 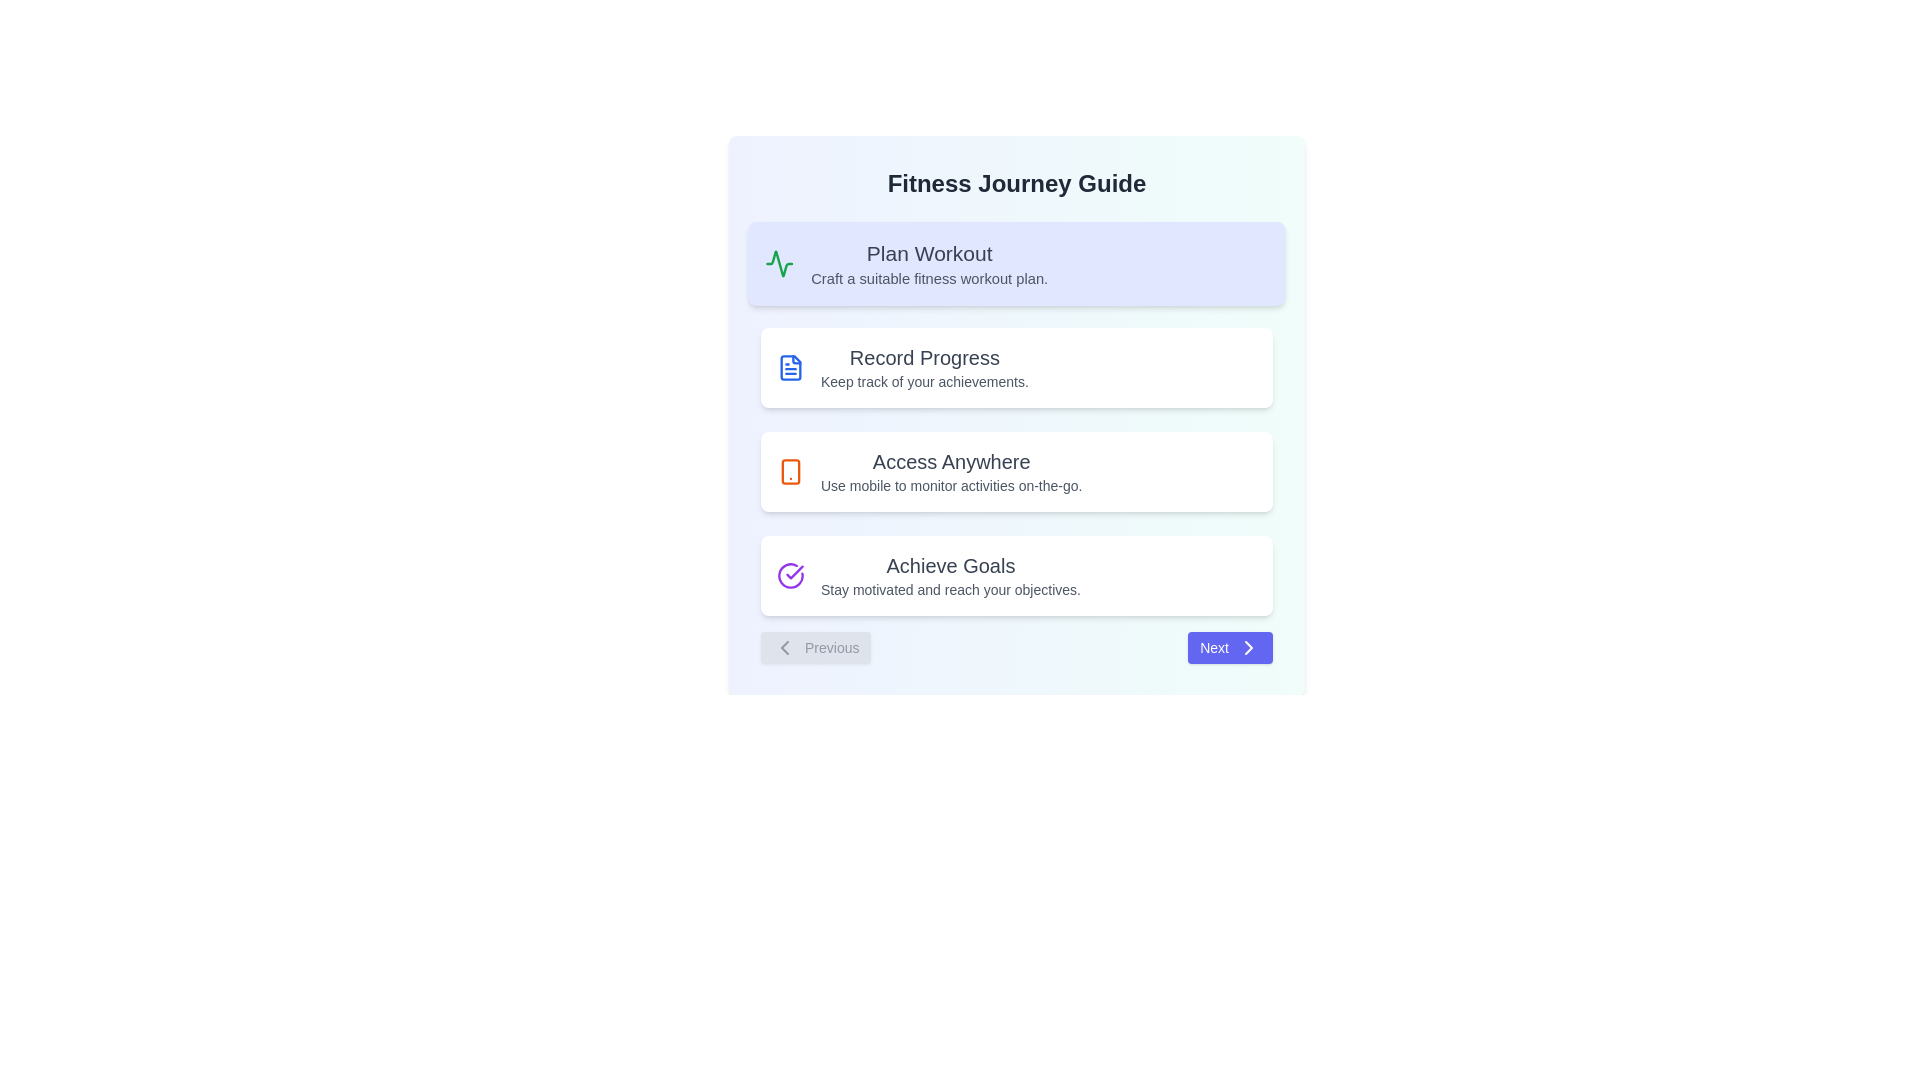 I want to click on the Informative Text Block labeled 'Record Progress' which contains two lines of text: 'Record Progress' and 'Keep track of your achievements.', so click(x=923, y=367).